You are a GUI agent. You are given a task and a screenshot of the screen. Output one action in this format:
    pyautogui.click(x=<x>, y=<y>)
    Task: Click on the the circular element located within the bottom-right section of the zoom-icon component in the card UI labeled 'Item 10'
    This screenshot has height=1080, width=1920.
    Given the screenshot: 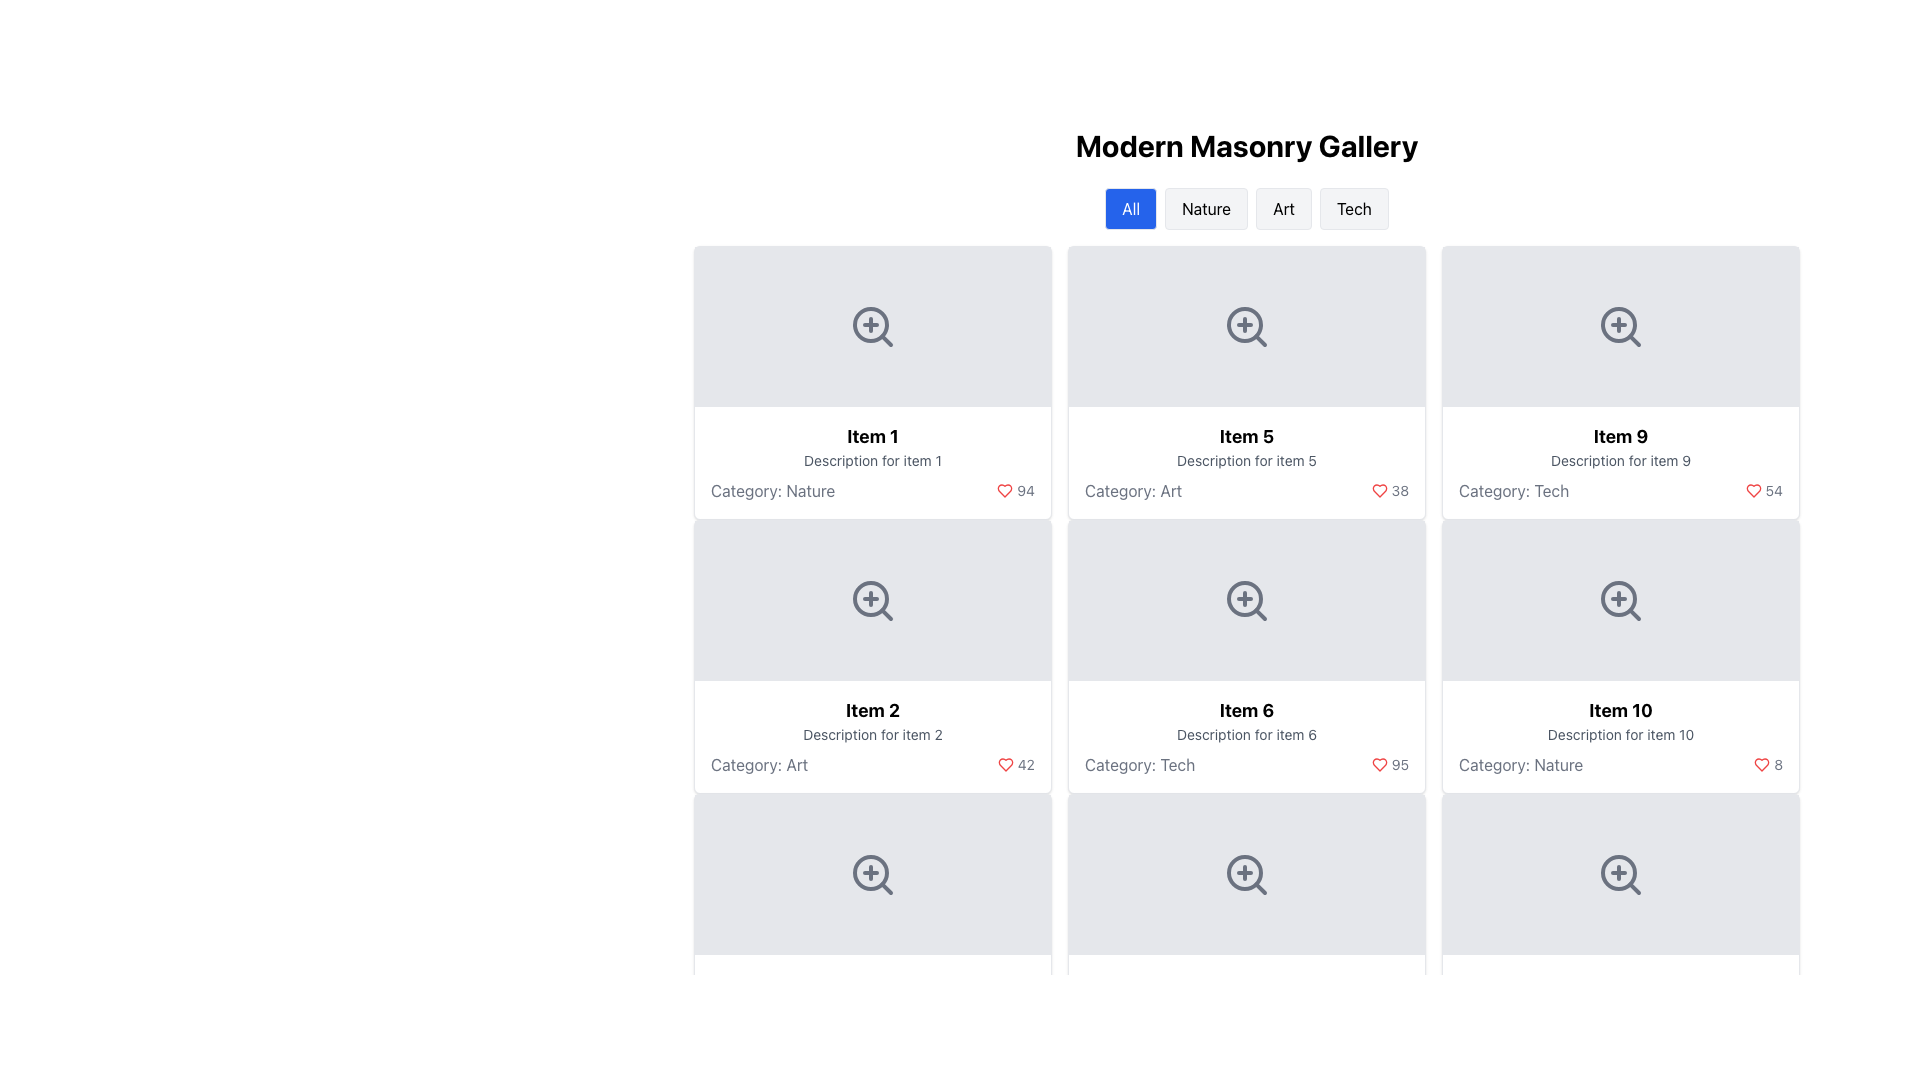 What is the action you would take?
    pyautogui.click(x=1618, y=871)
    